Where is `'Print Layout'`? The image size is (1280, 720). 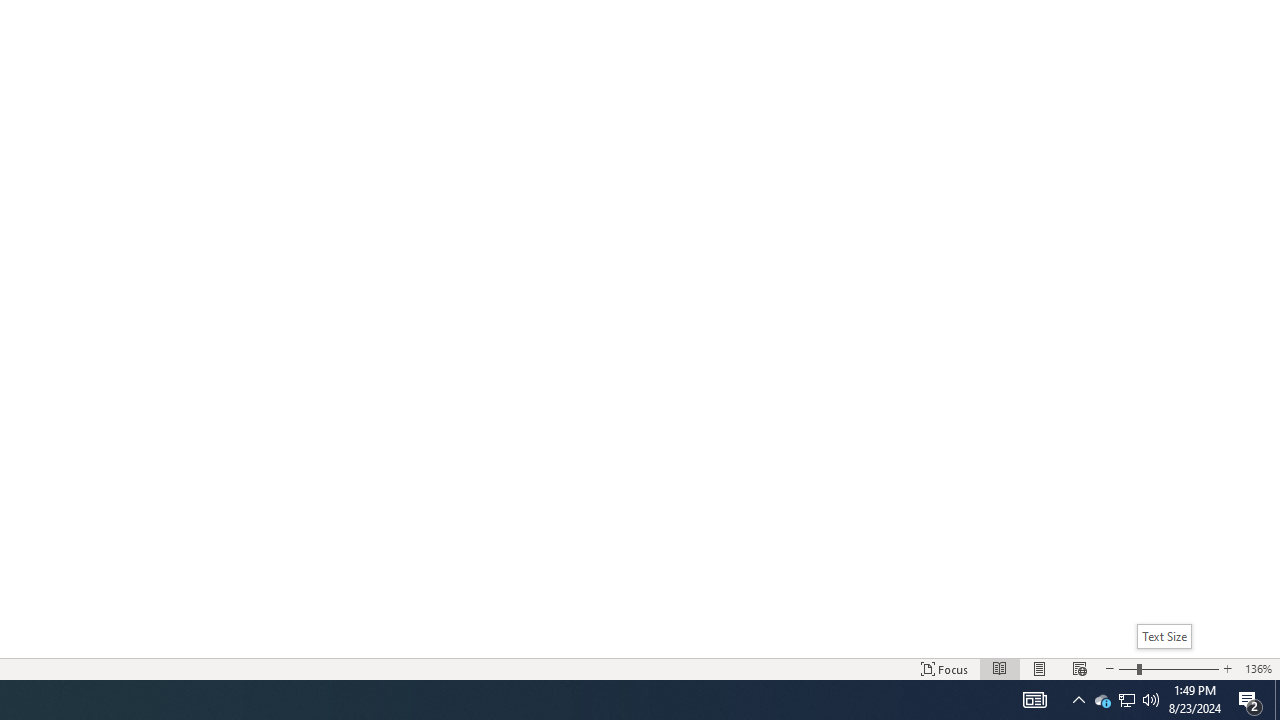 'Print Layout' is located at coordinates (1040, 669).